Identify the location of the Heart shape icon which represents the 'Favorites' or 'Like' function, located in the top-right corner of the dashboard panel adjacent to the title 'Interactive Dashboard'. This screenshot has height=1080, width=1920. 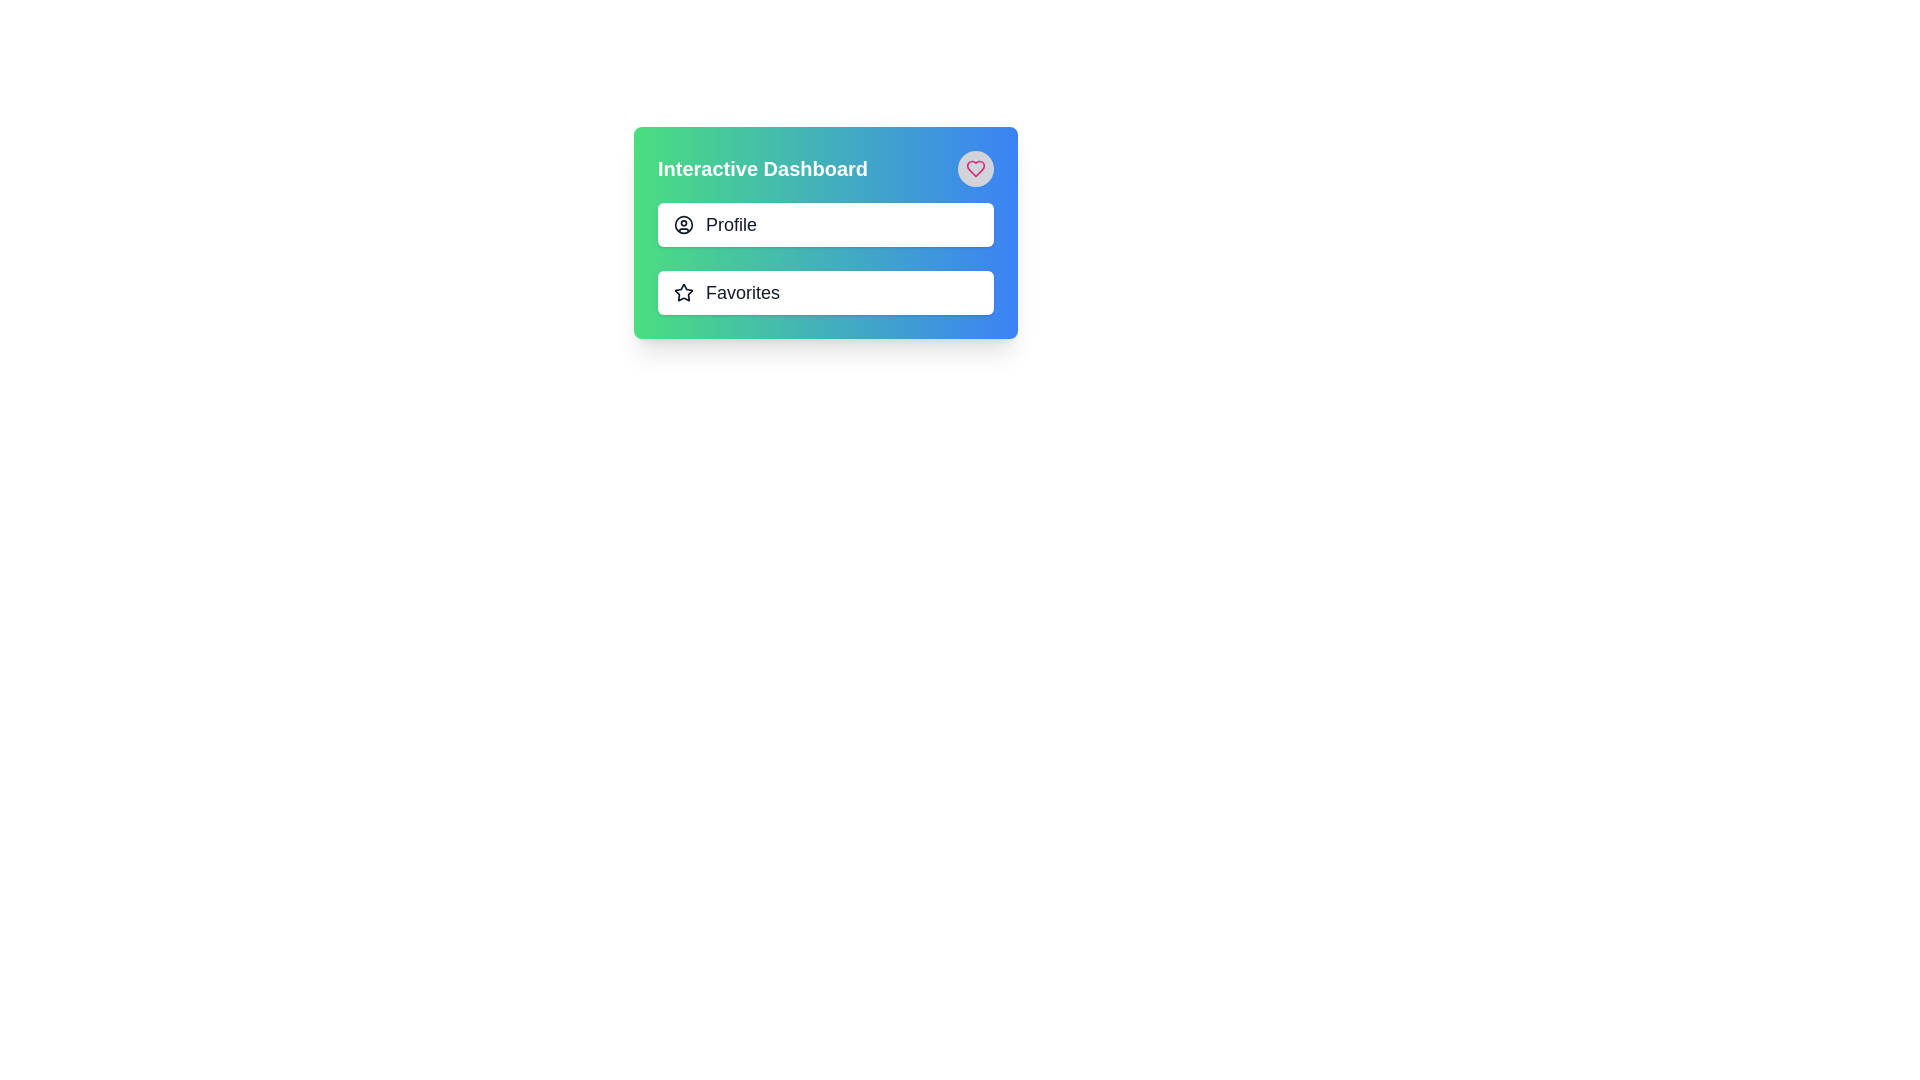
(975, 168).